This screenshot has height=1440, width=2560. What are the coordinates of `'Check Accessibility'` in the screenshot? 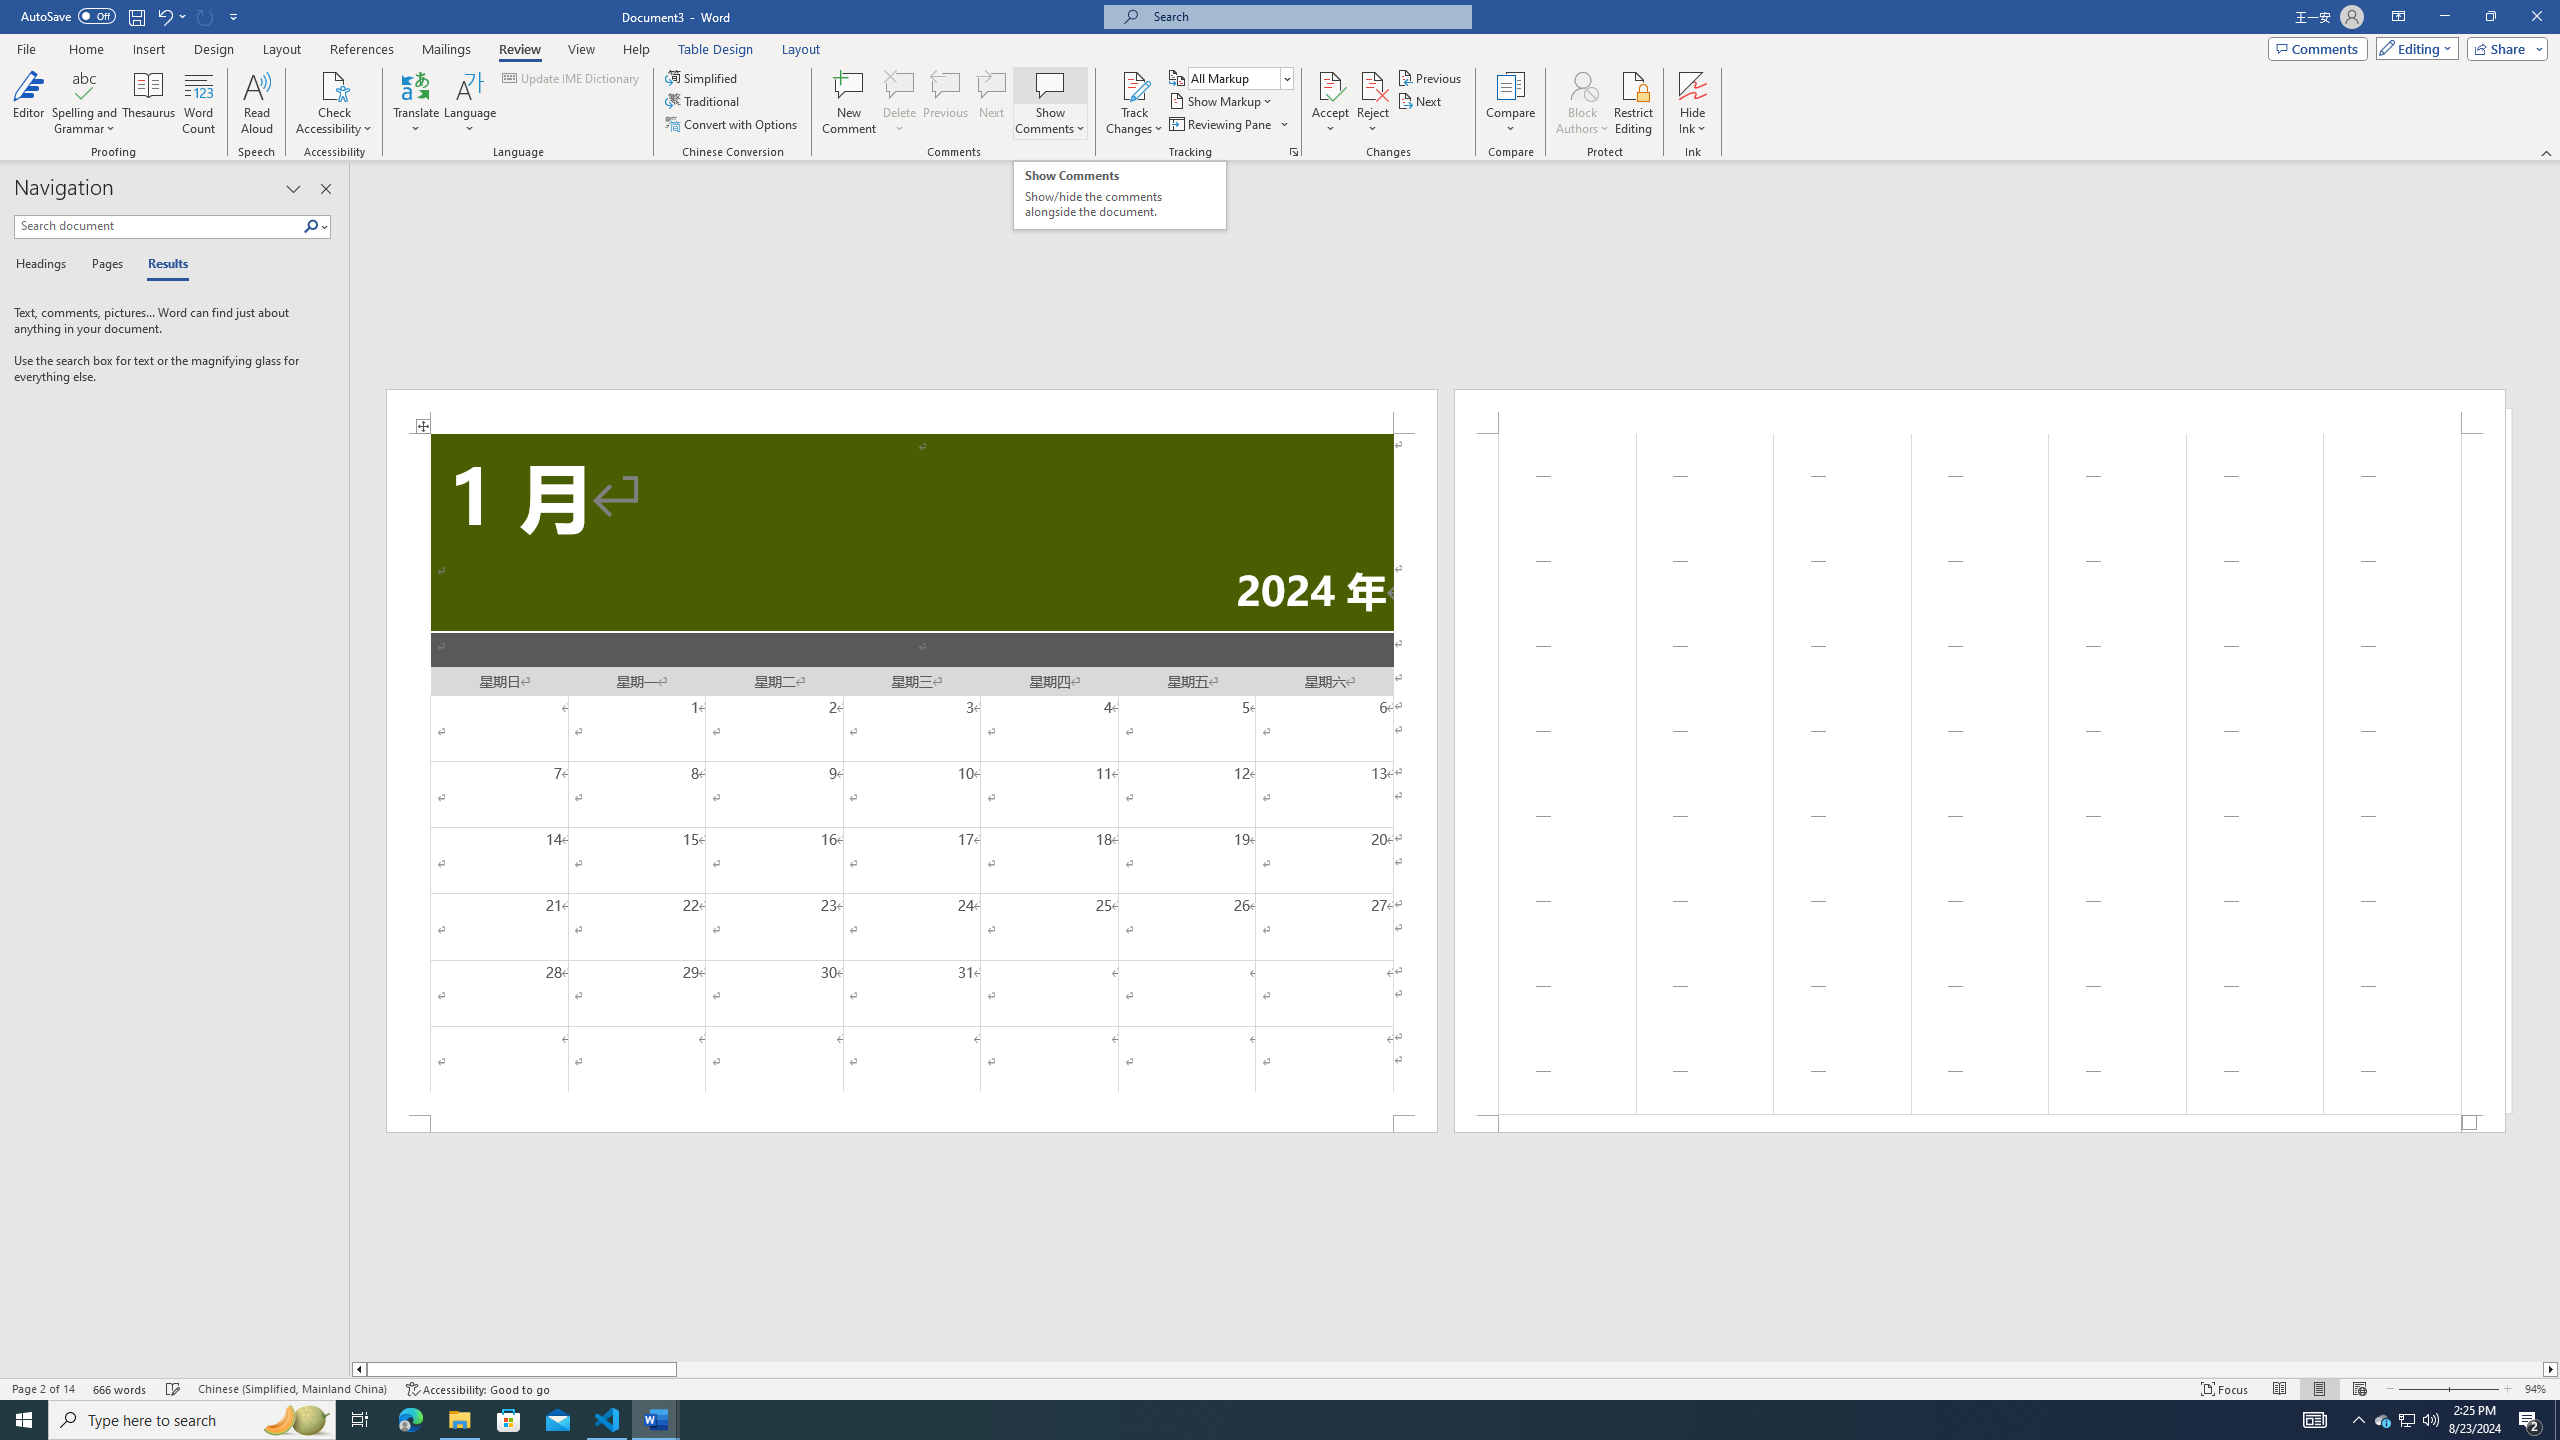 It's located at (334, 84).